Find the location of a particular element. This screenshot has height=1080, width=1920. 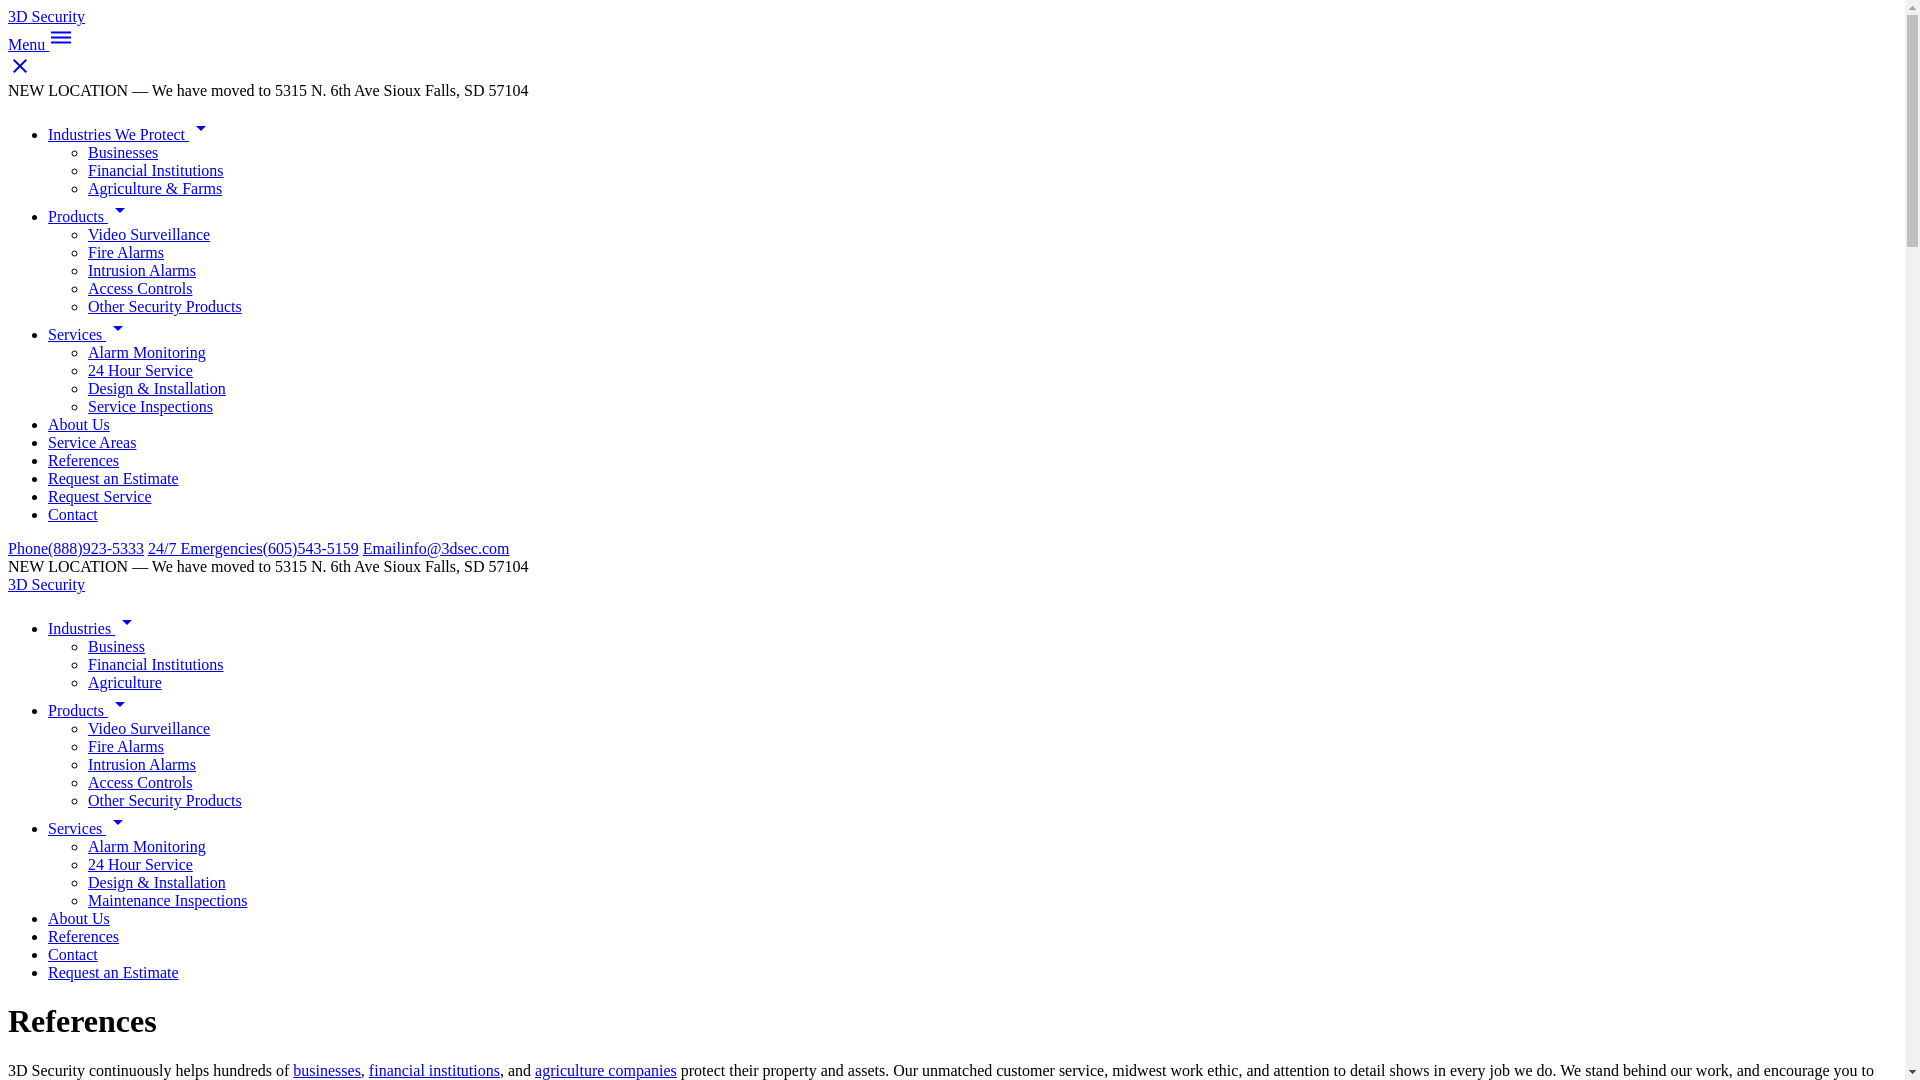

'3D Security' is located at coordinates (8, 16).